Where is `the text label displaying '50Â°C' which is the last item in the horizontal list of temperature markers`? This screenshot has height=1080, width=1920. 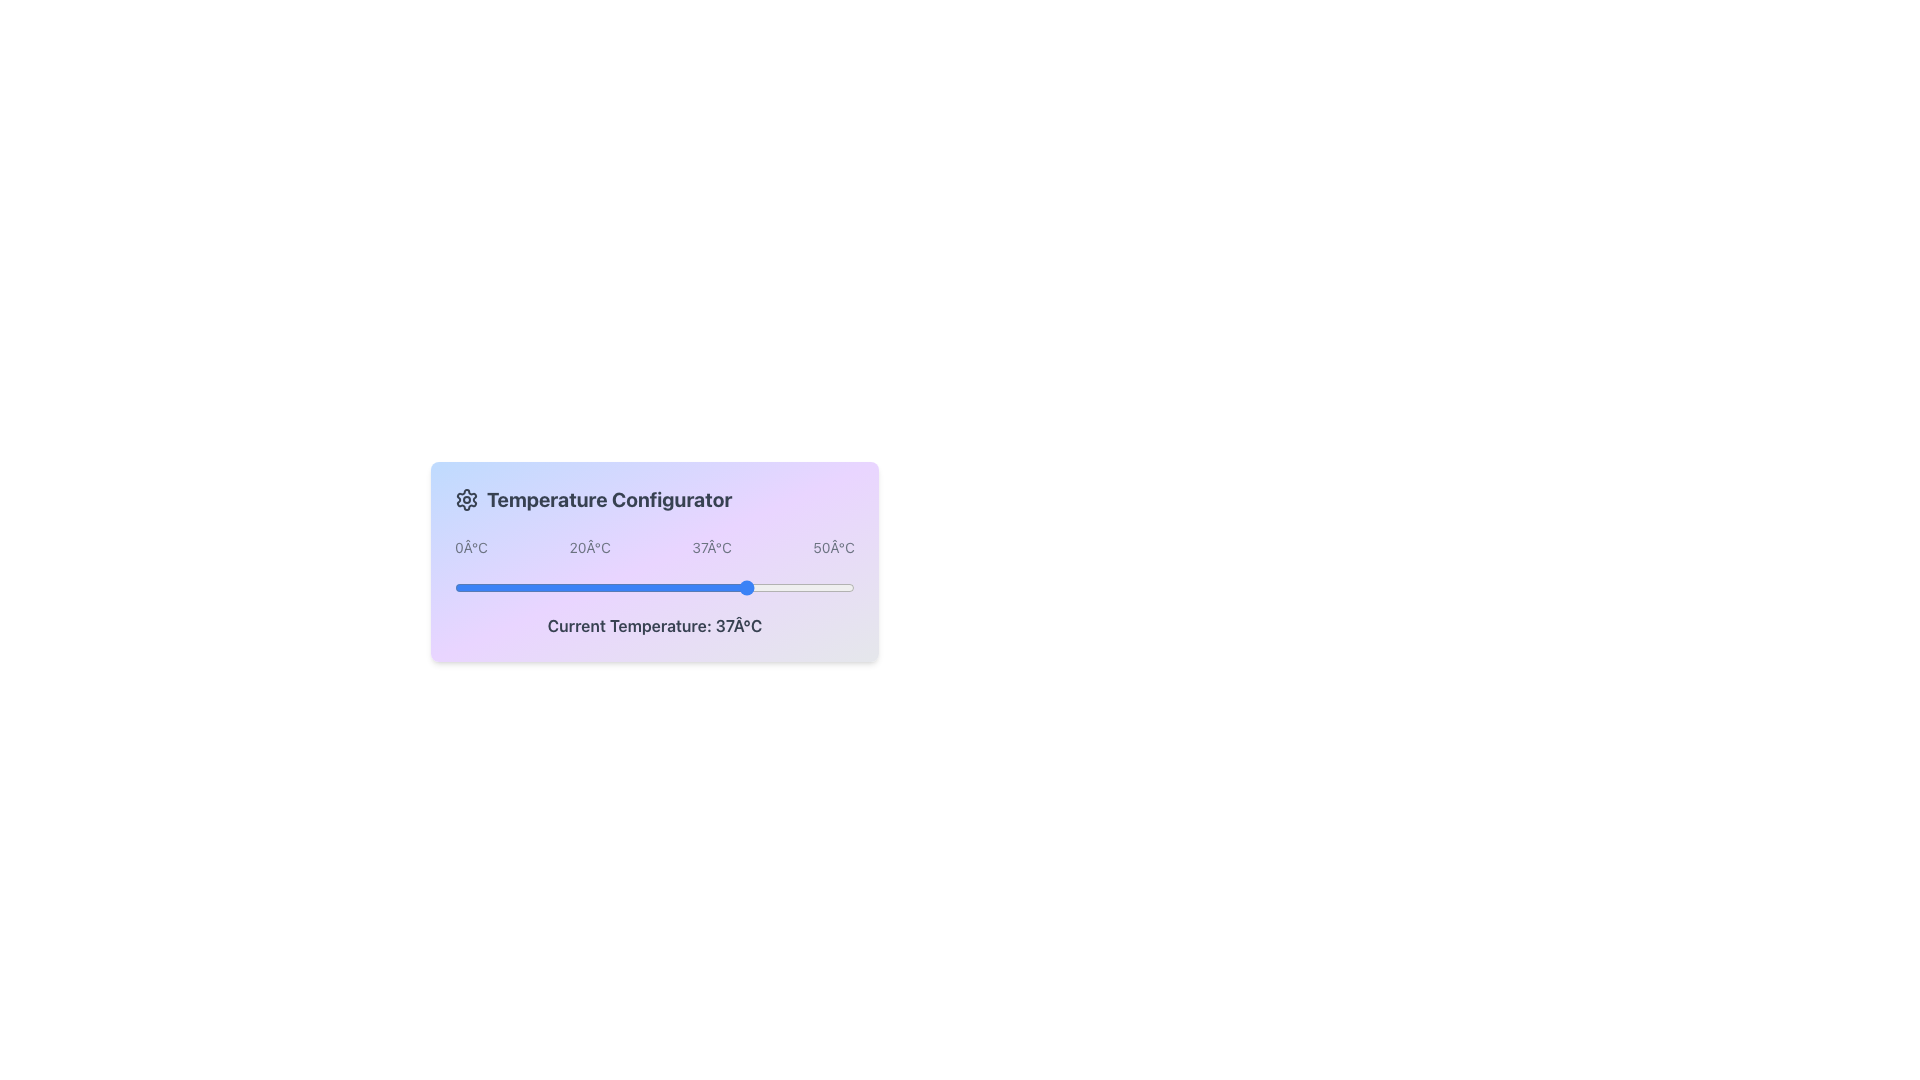 the text label displaying '50Â°C' which is the last item in the horizontal list of temperature markers is located at coordinates (834, 547).